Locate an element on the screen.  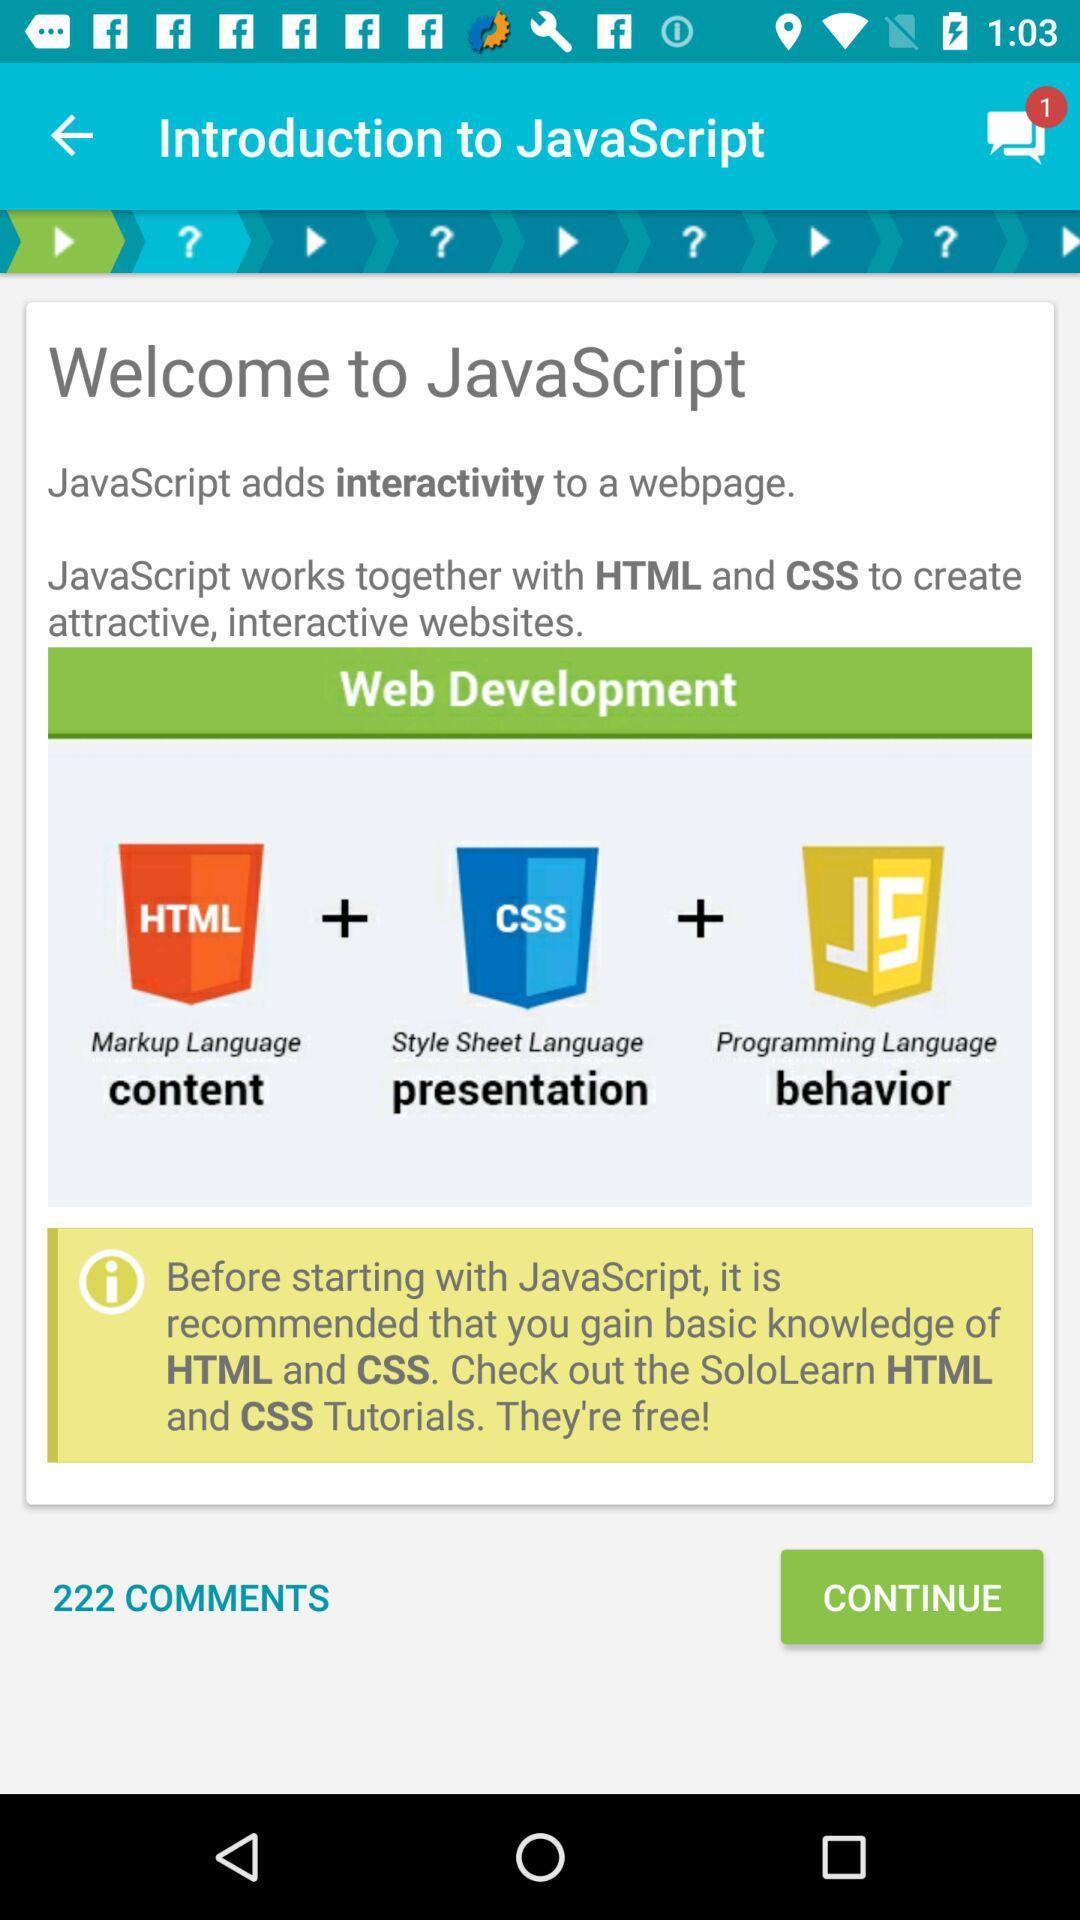
item to the left of continue item is located at coordinates (191, 1595).